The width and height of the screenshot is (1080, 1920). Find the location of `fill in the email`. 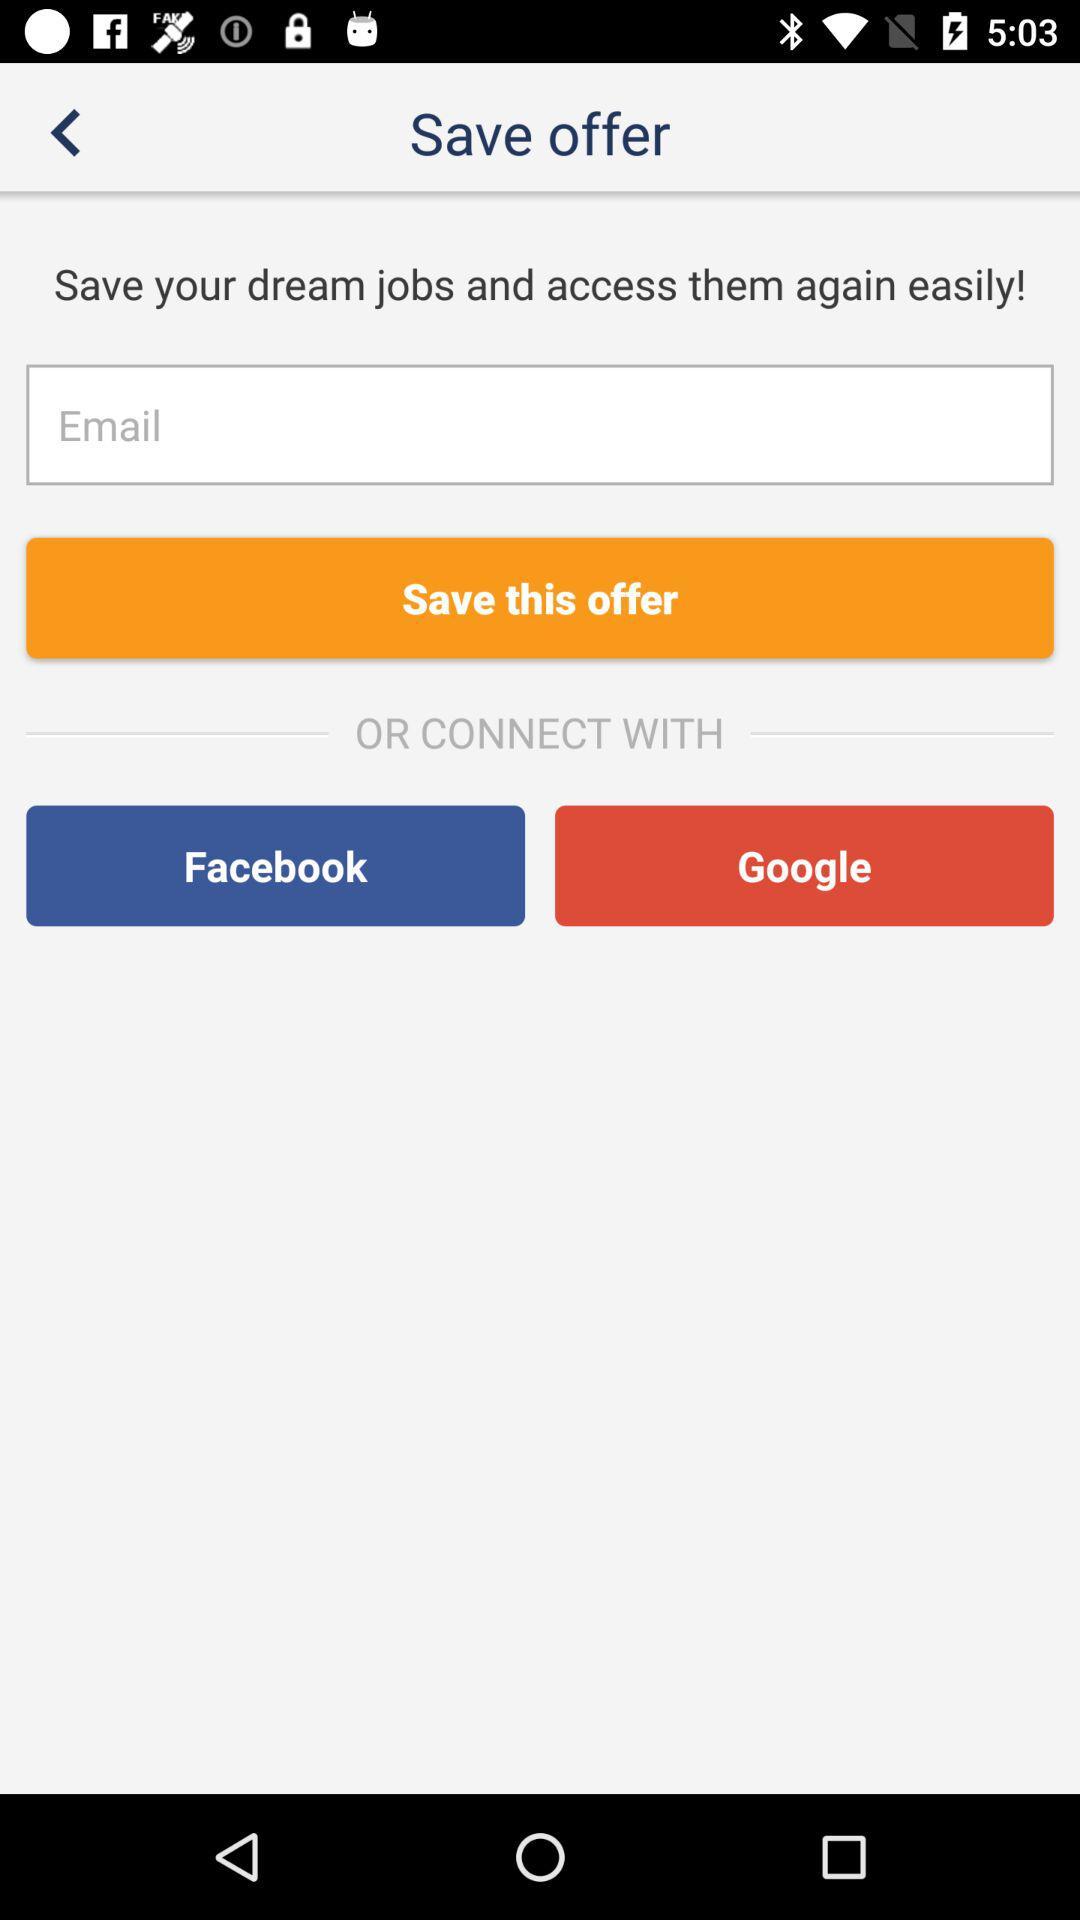

fill in the email is located at coordinates (540, 423).